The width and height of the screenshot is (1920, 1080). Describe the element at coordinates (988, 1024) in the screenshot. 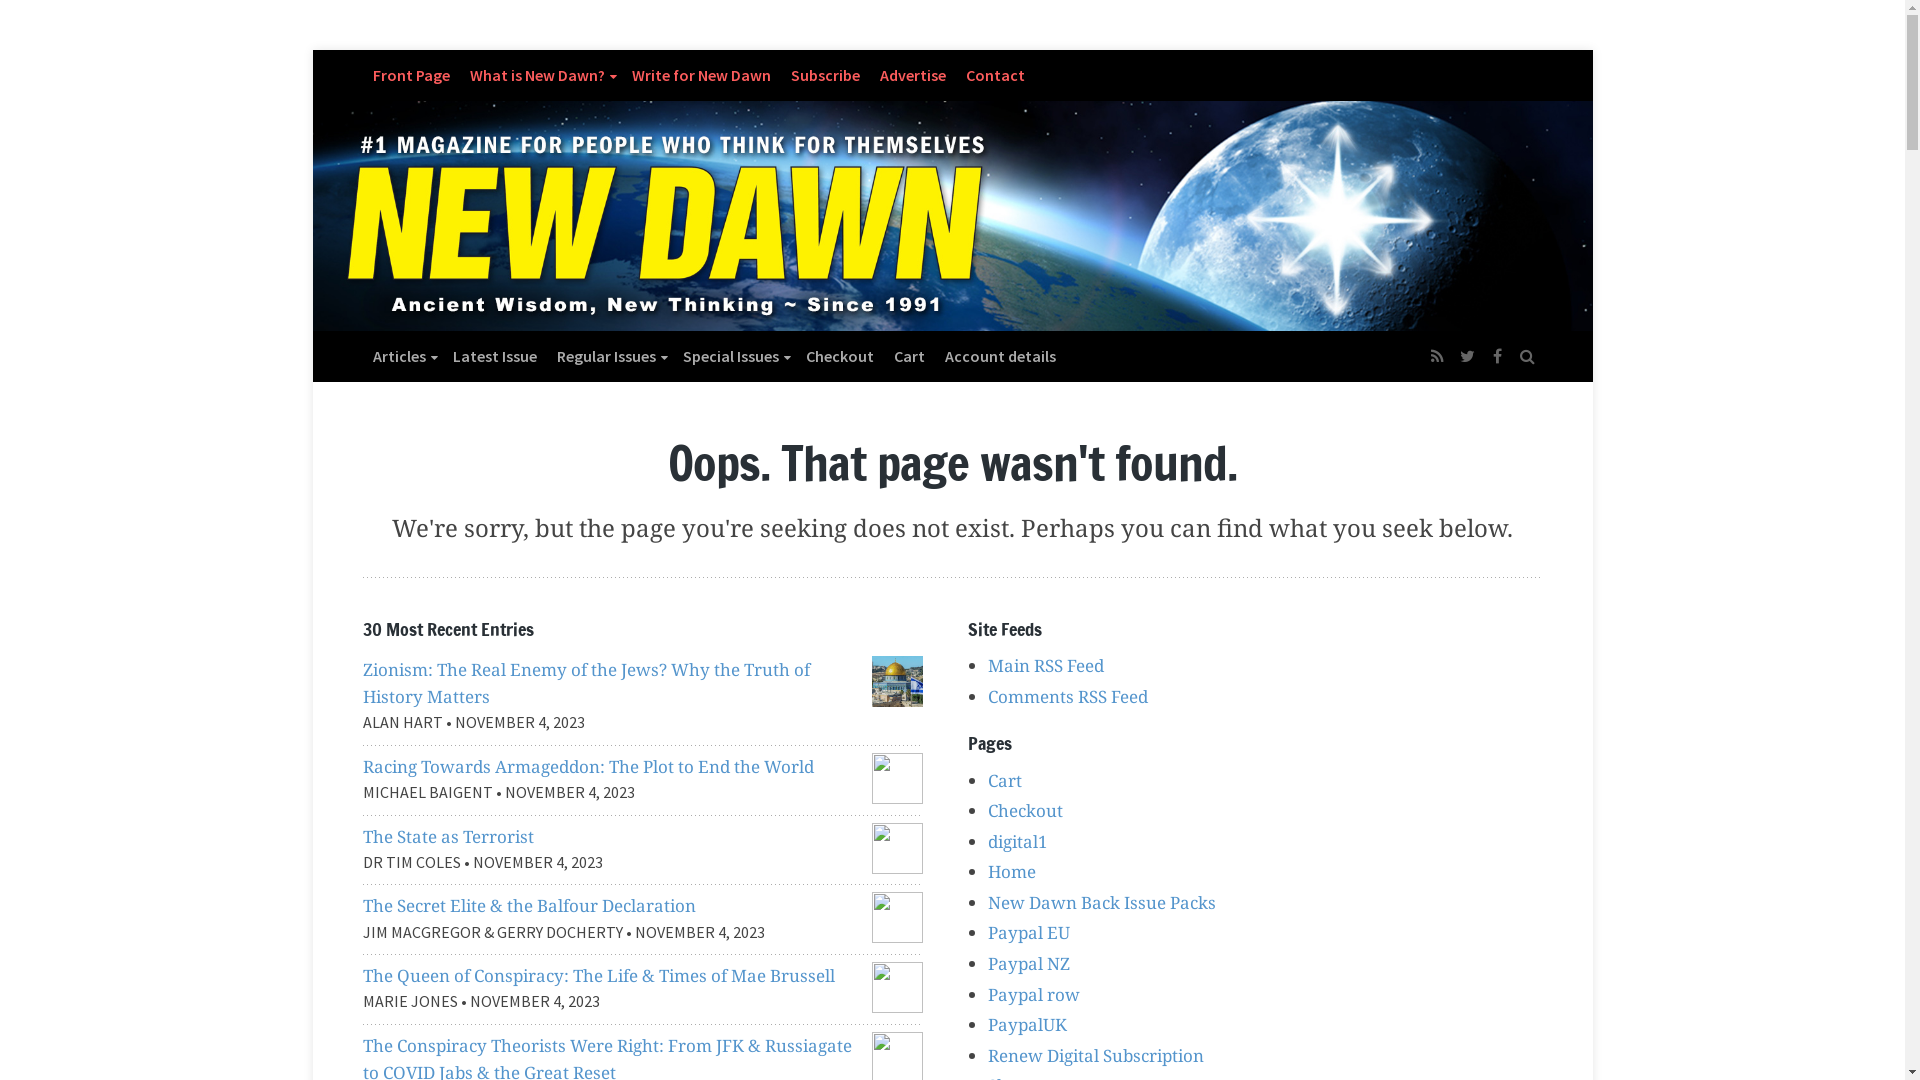

I see `'PaypalUK'` at that location.